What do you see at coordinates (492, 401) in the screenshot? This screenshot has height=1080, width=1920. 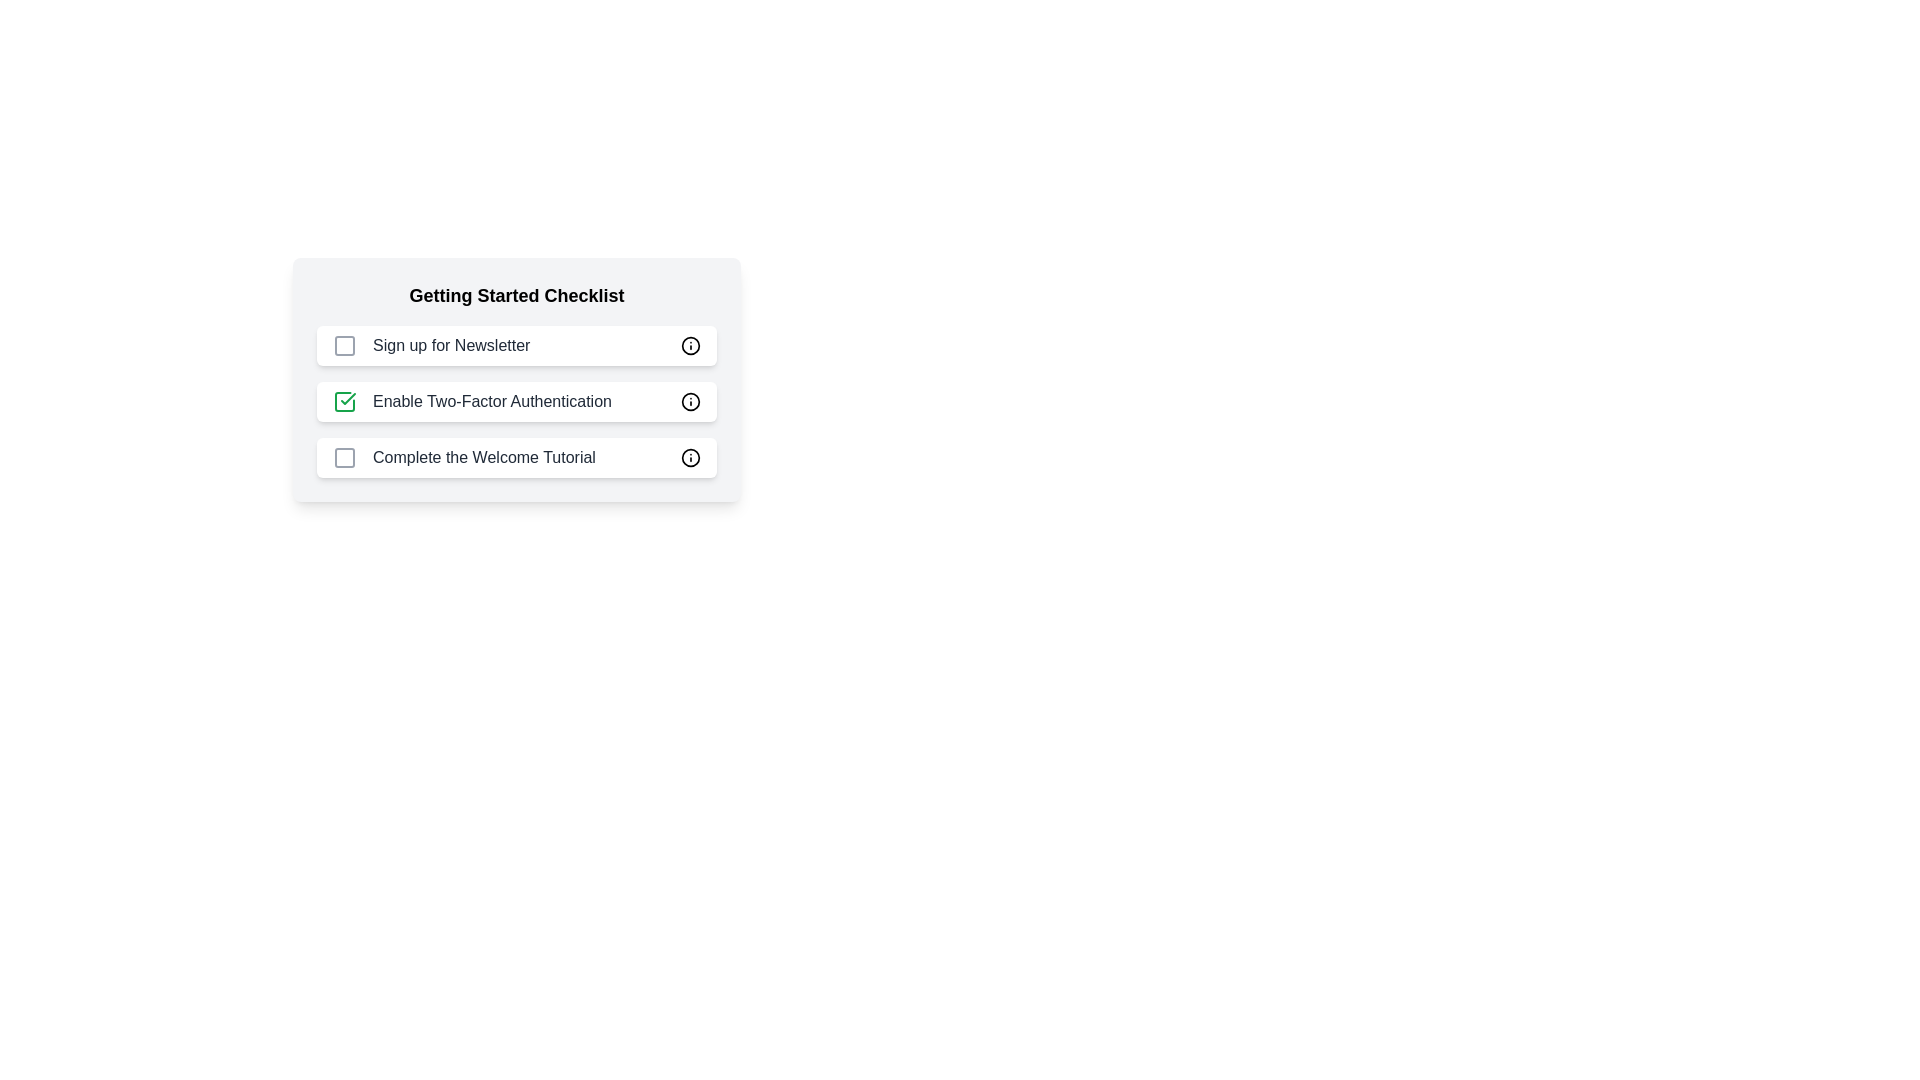 I see `text label styled in gray that contains the text 'Enable Two-Factor Authentication', which is the second item in the checklist interface` at bounding box center [492, 401].